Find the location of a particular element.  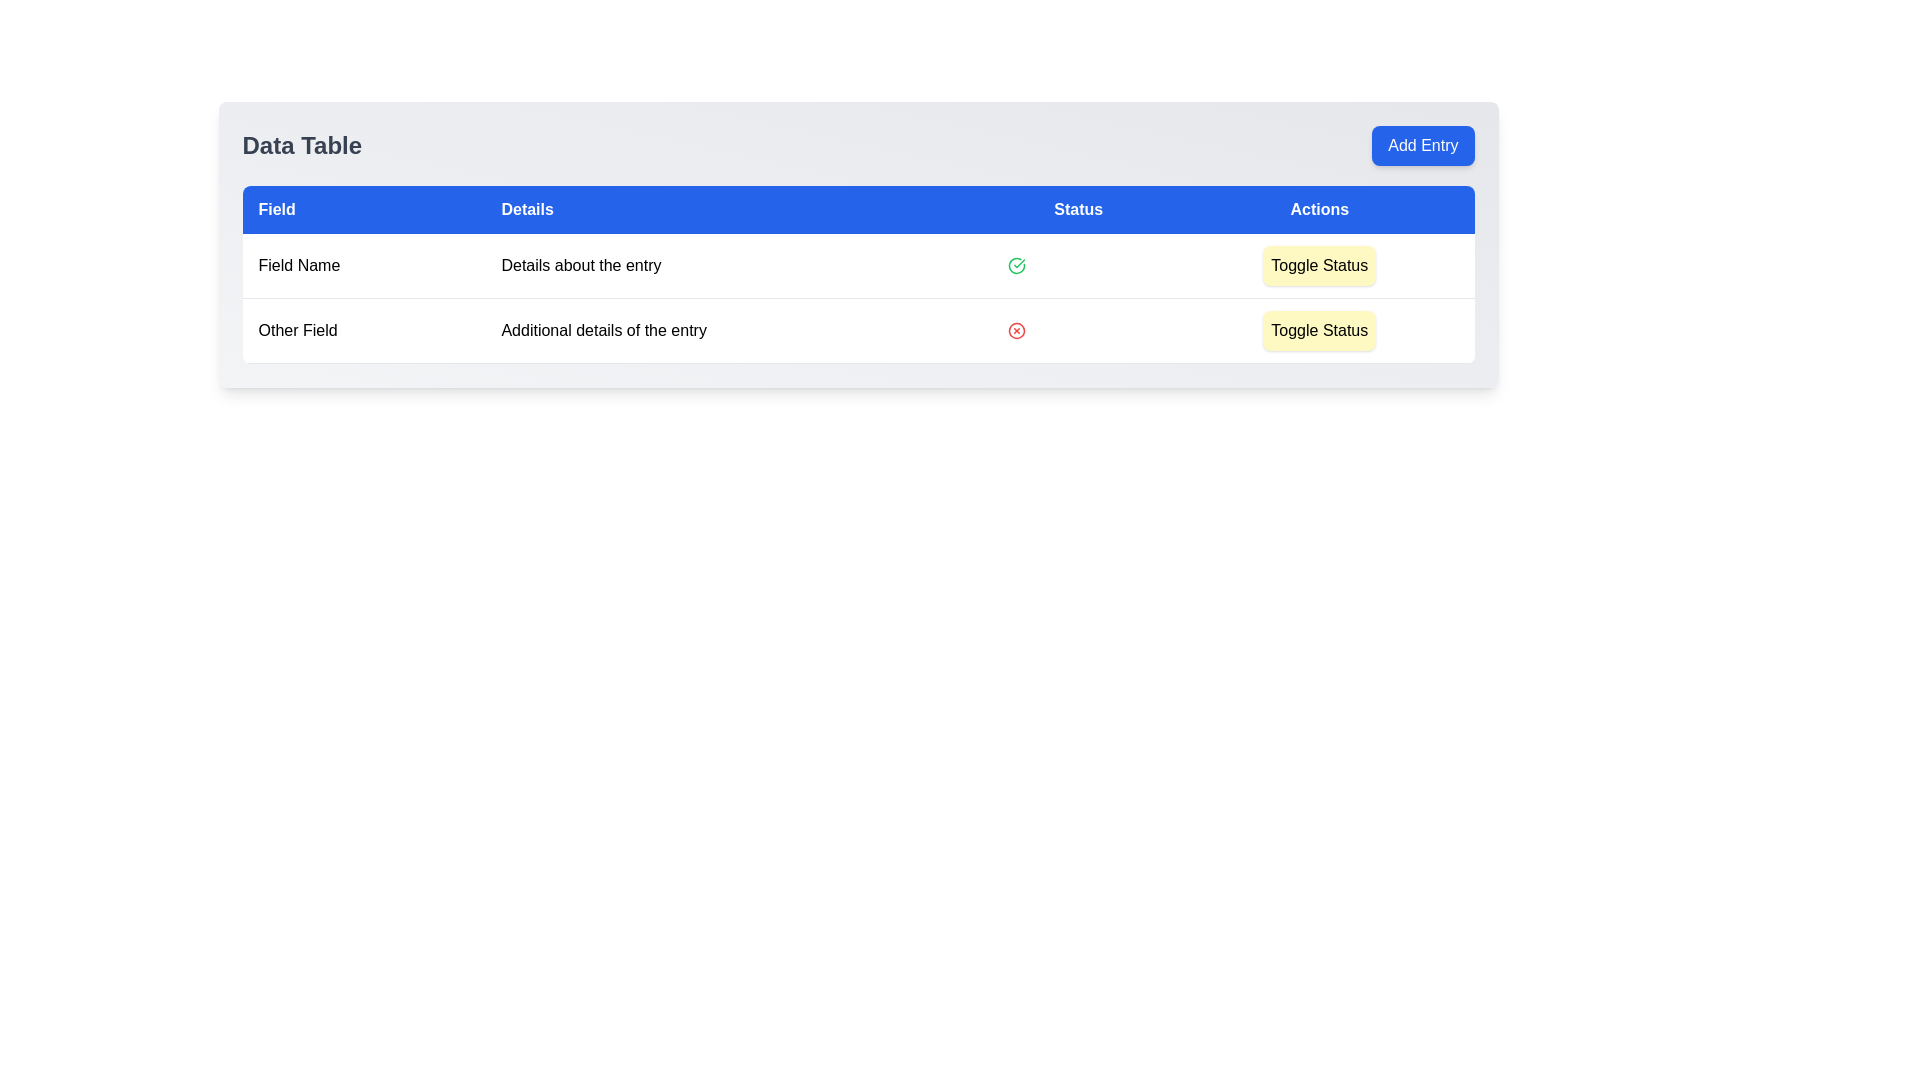

the header label for the 'Actions' column in the table, which is the fourth element aligned horizontally next to 'Status' is located at coordinates (1319, 209).